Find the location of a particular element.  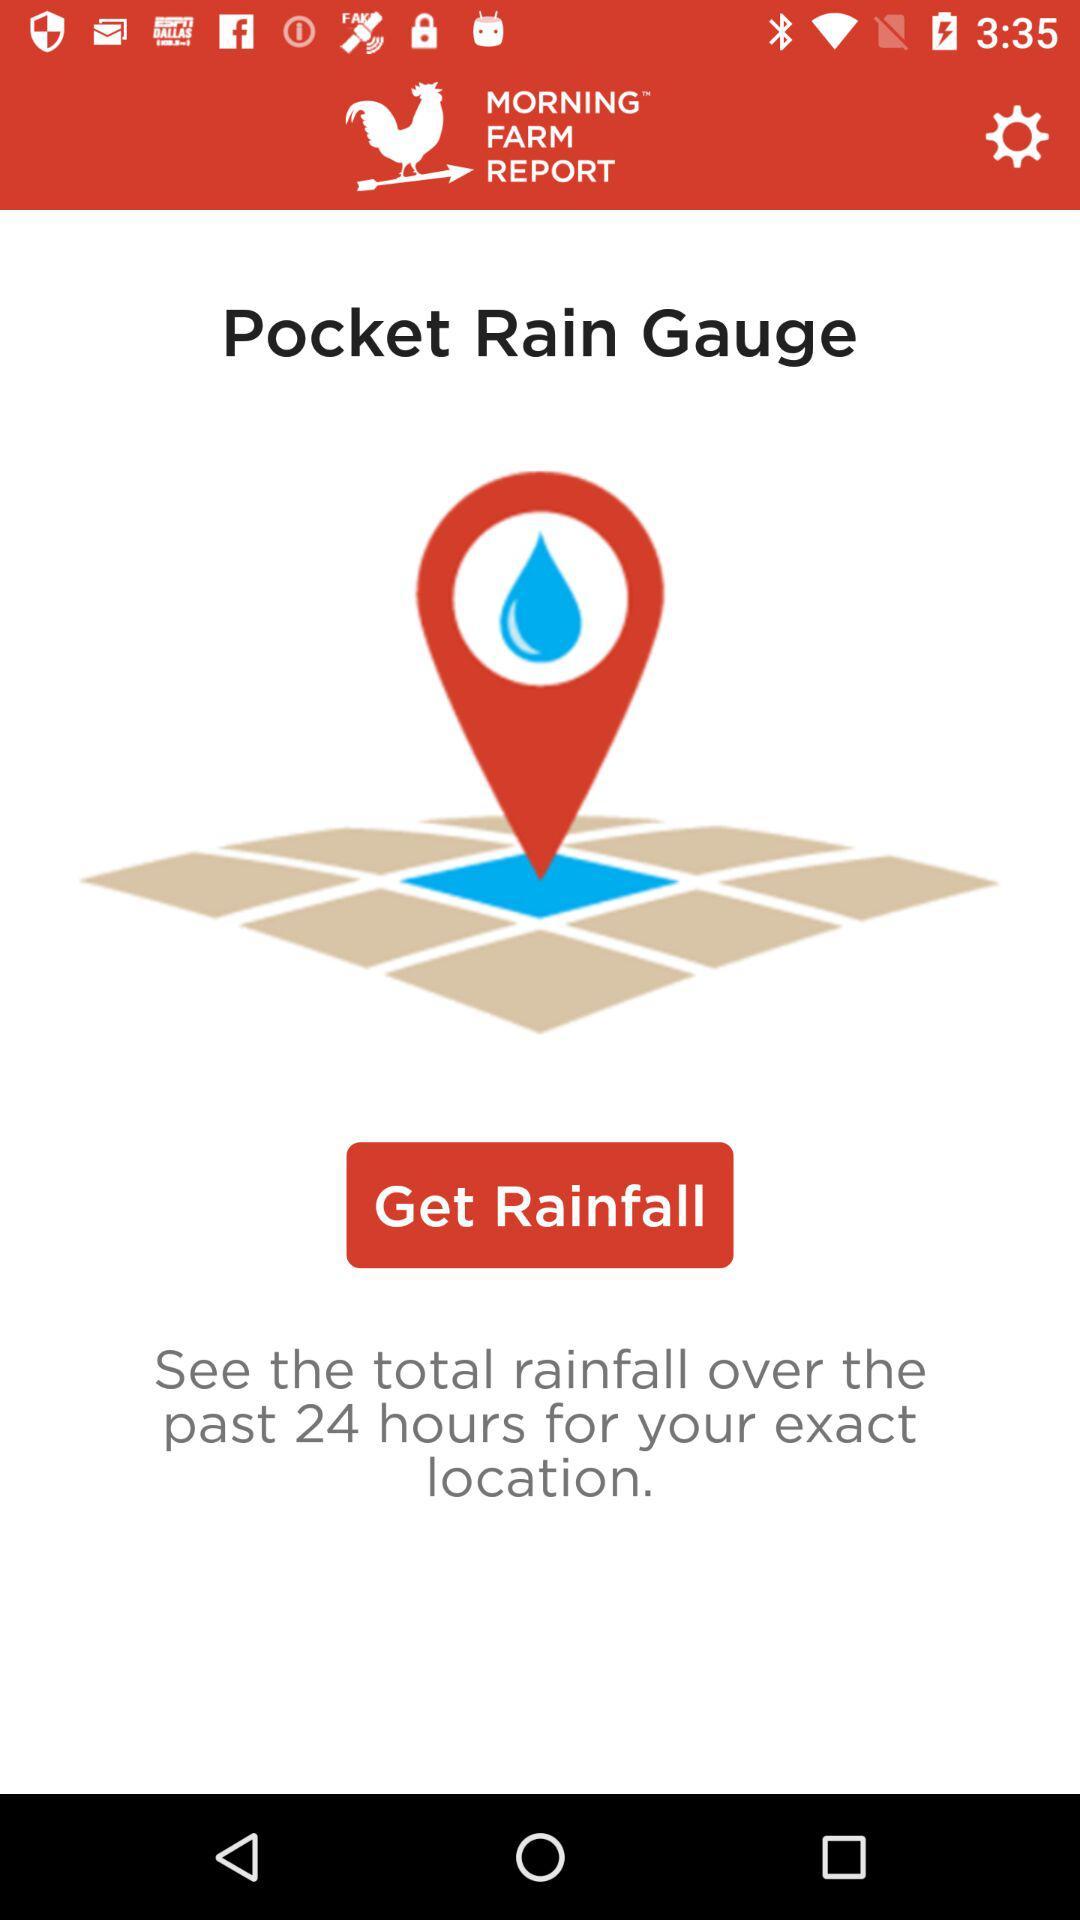

the get rainfall icon is located at coordinates (540, 1204).